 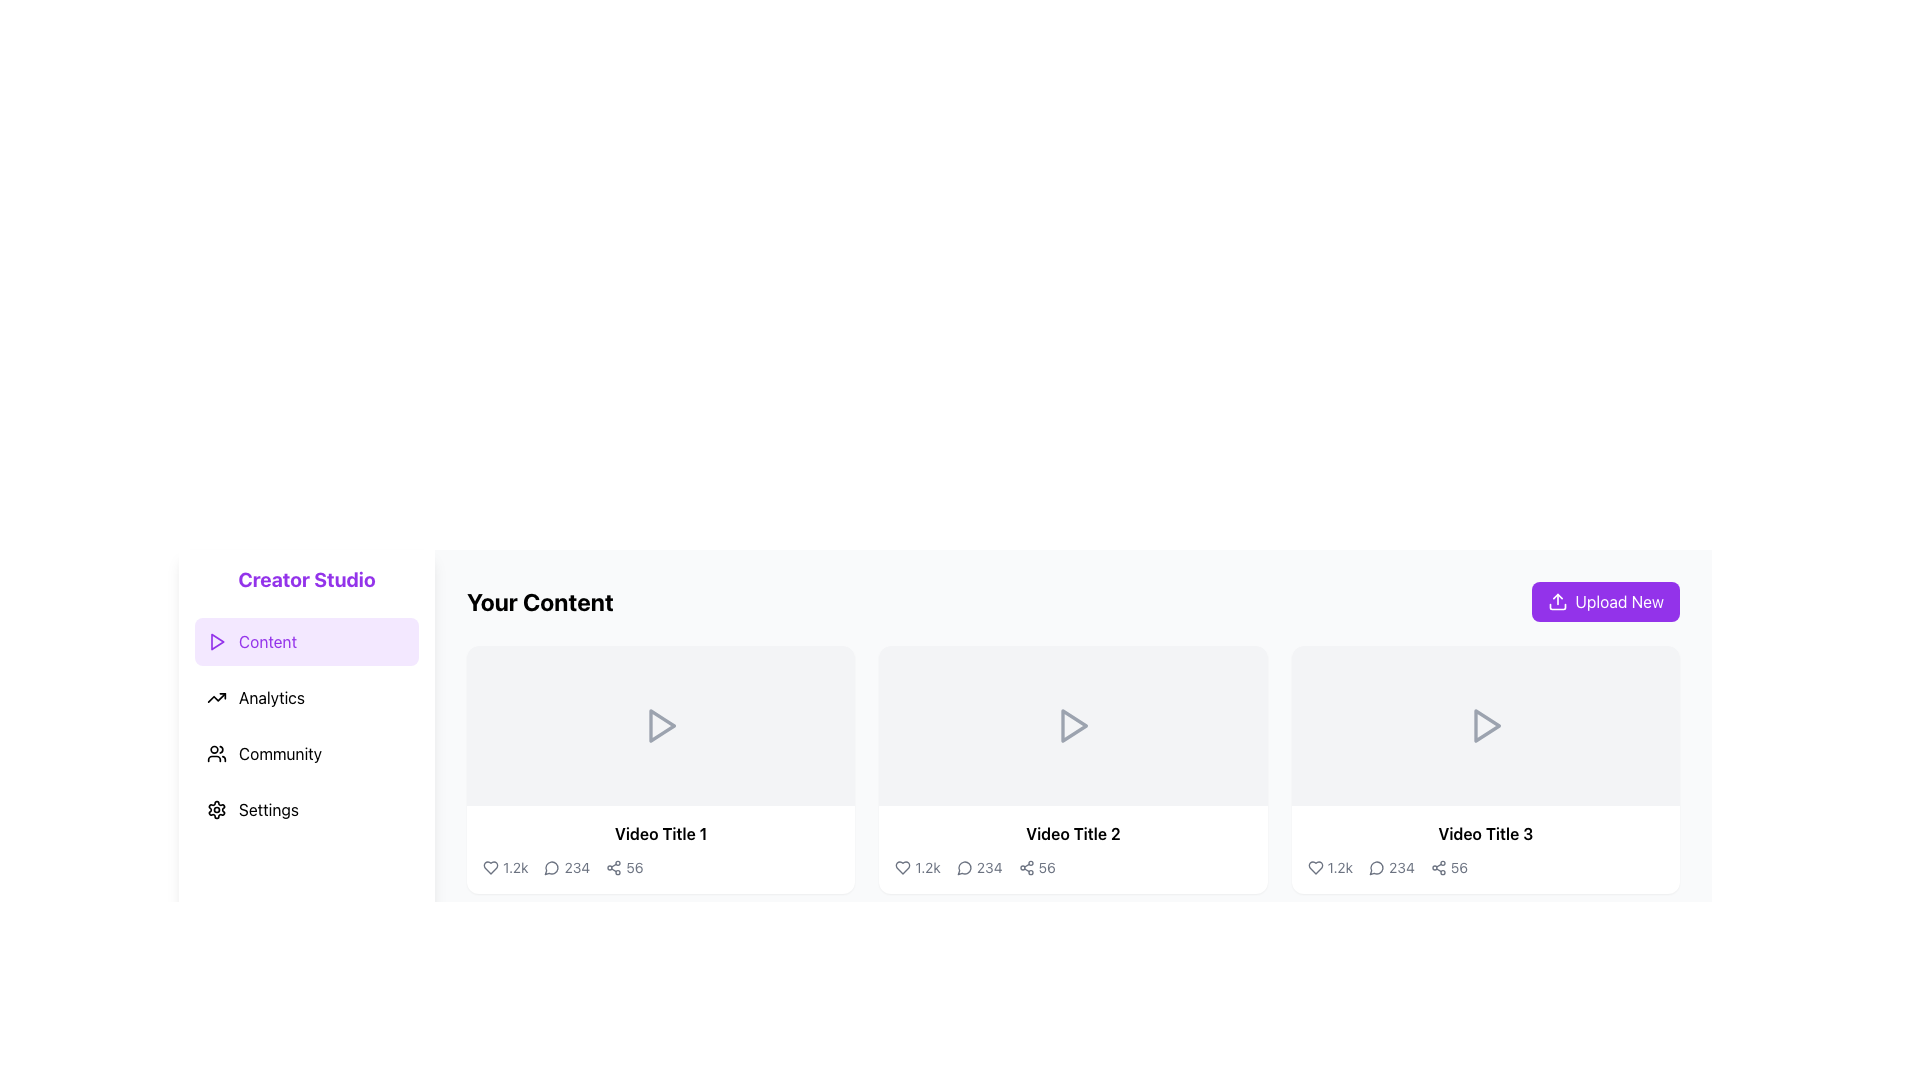 What do you see at coordinates (1485, 833) in the screenshot?
I see `the text label displaying 'Video Title 3', which is bold and larger than surrounding text, located beneath a video thumbnail in the third card from the left` at bounding box center [1485, 833].